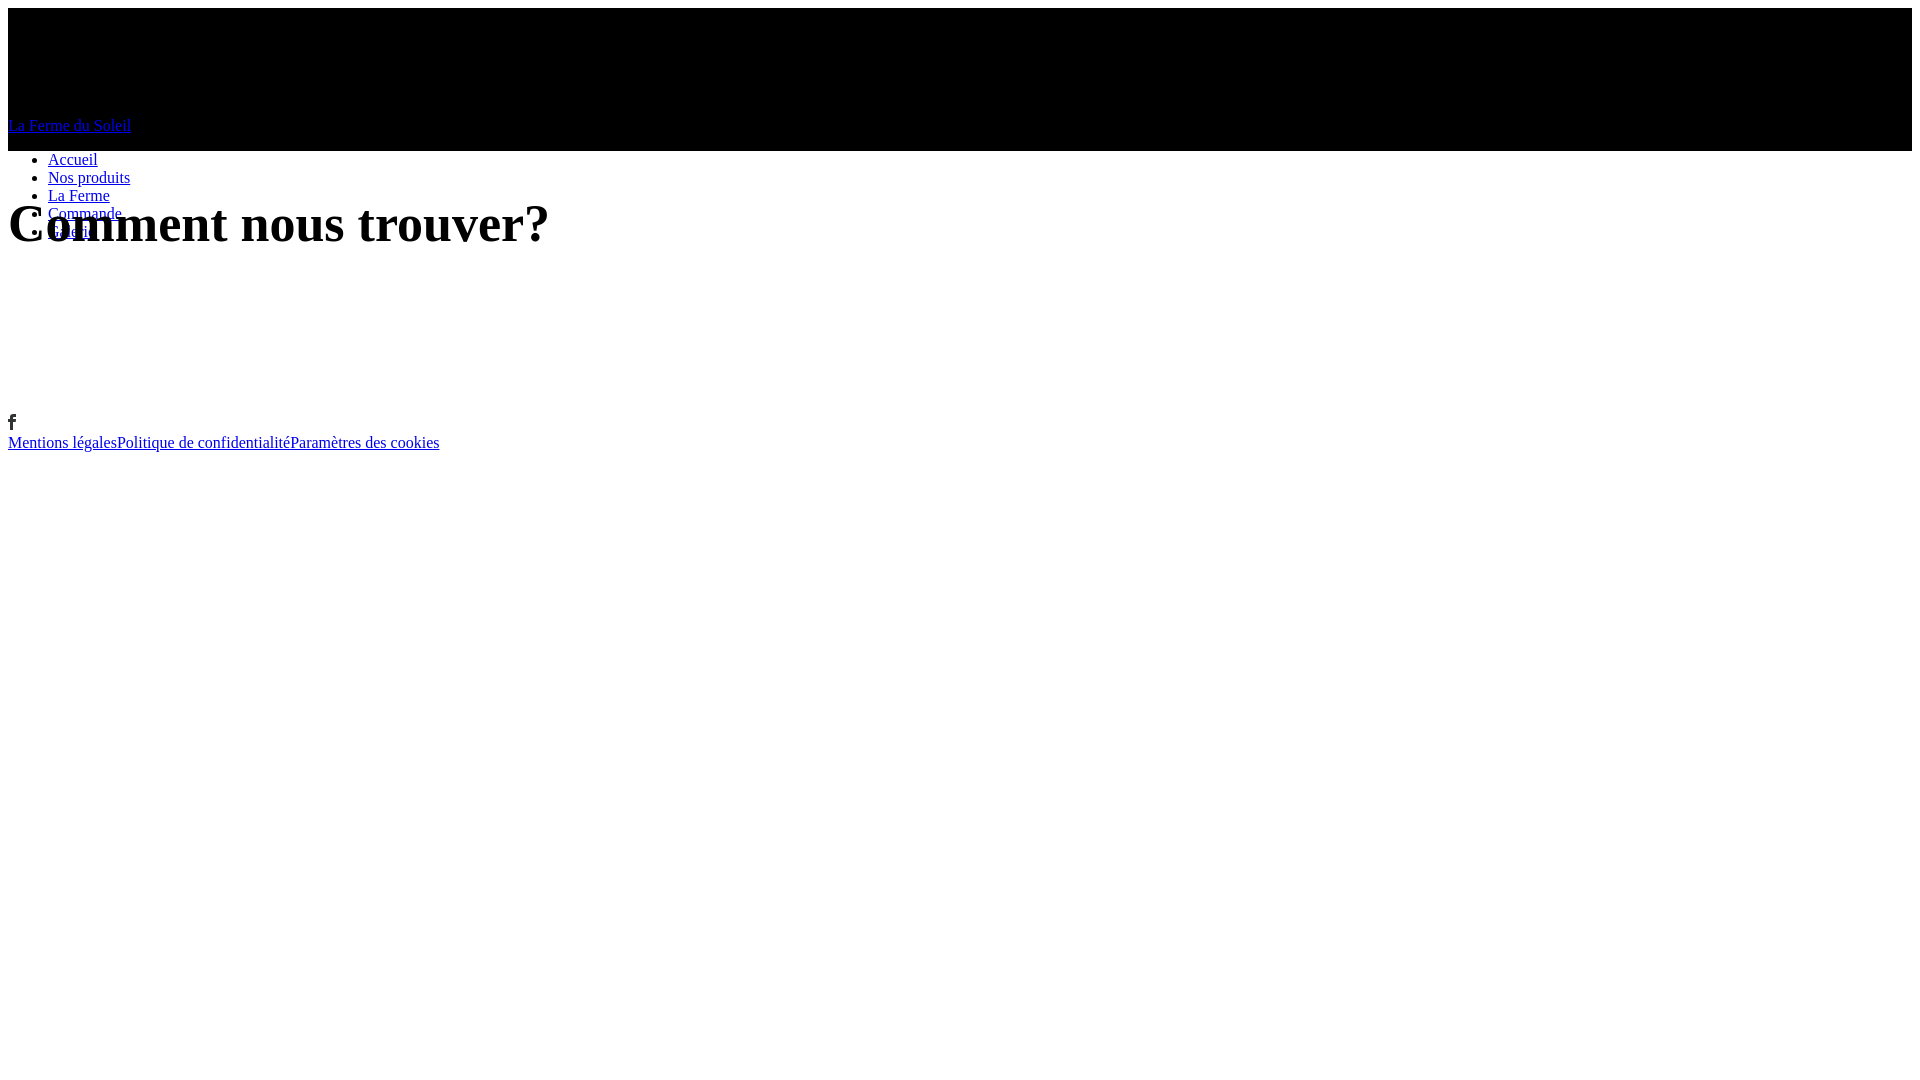  I want to click on 'Nos produits', so click(88, 176).